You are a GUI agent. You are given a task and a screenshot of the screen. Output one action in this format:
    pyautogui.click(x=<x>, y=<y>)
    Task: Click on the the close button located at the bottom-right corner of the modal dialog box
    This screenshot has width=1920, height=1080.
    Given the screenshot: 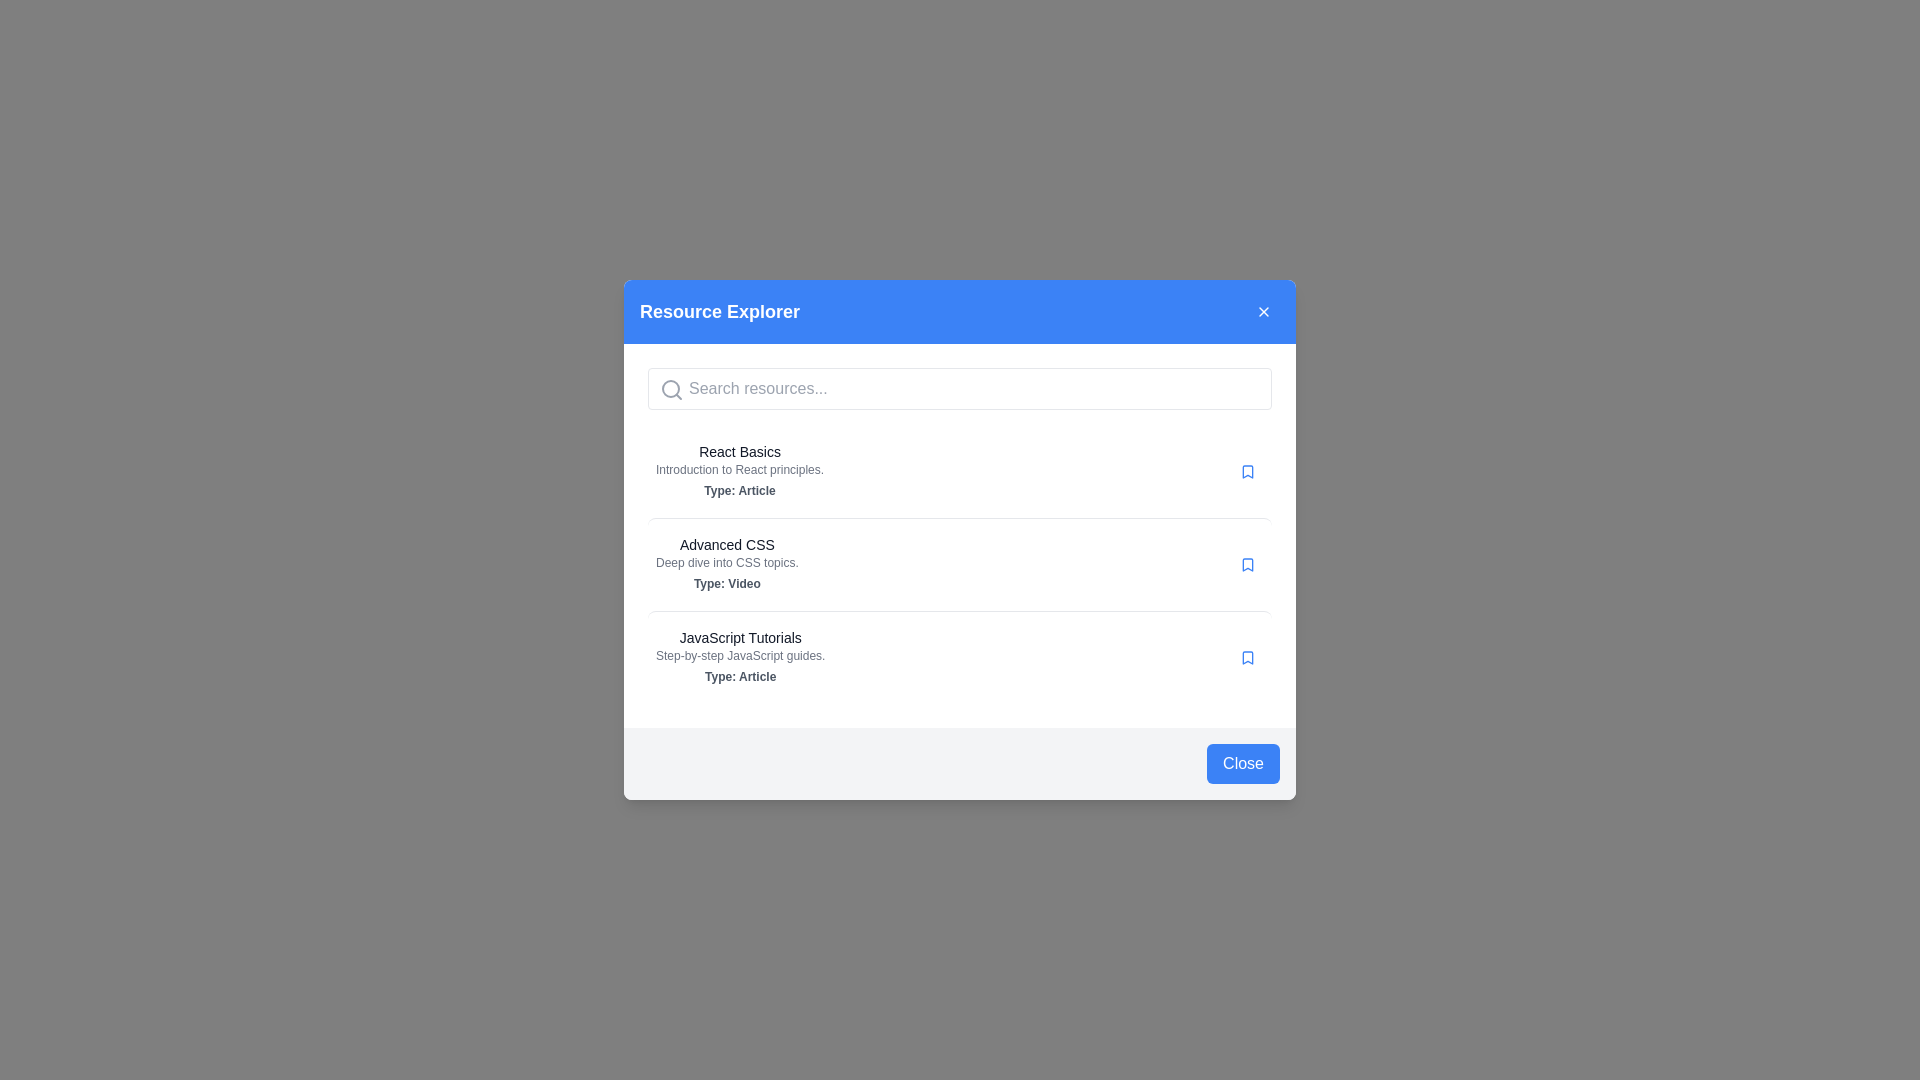 What is the action you would take?
    pyautogui.click(x=1242, y=763)
    